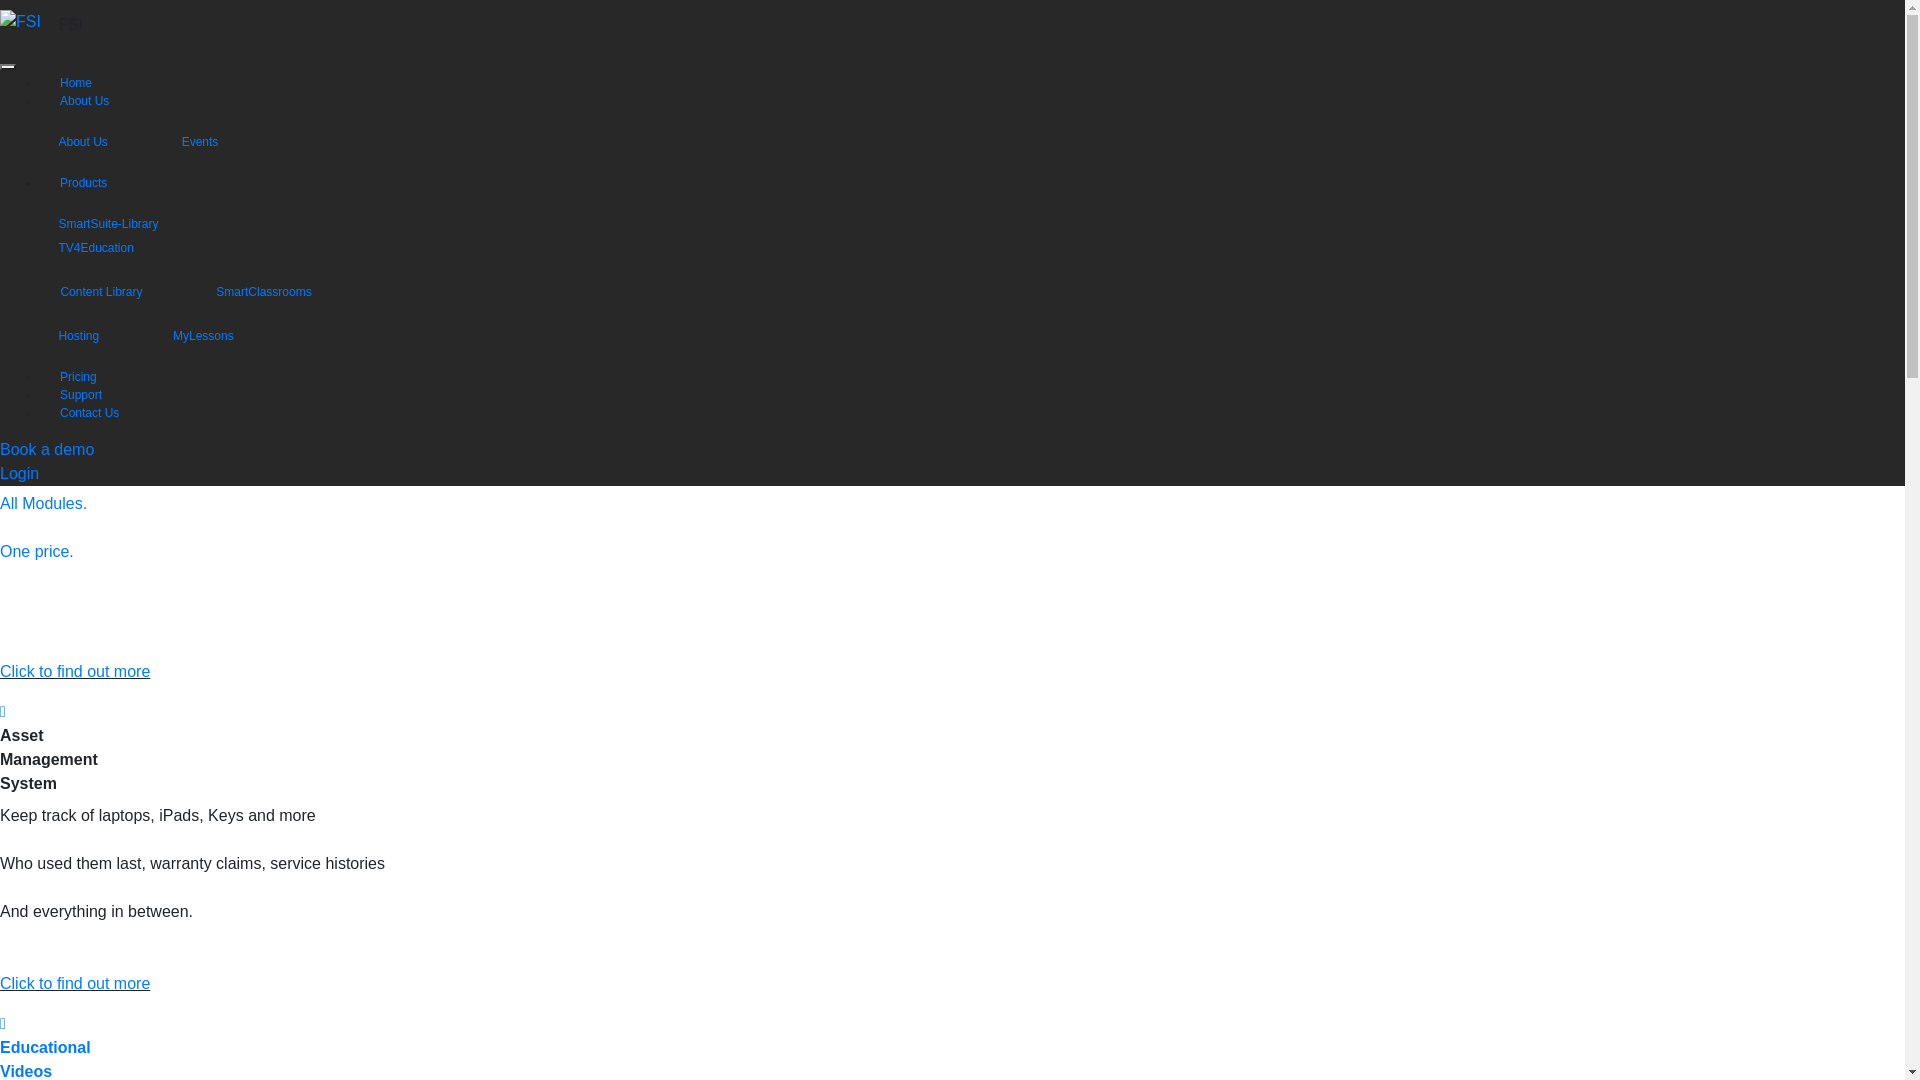 The image size is (1920, 1080). I want to click on 'One price.', so click(0, 551).